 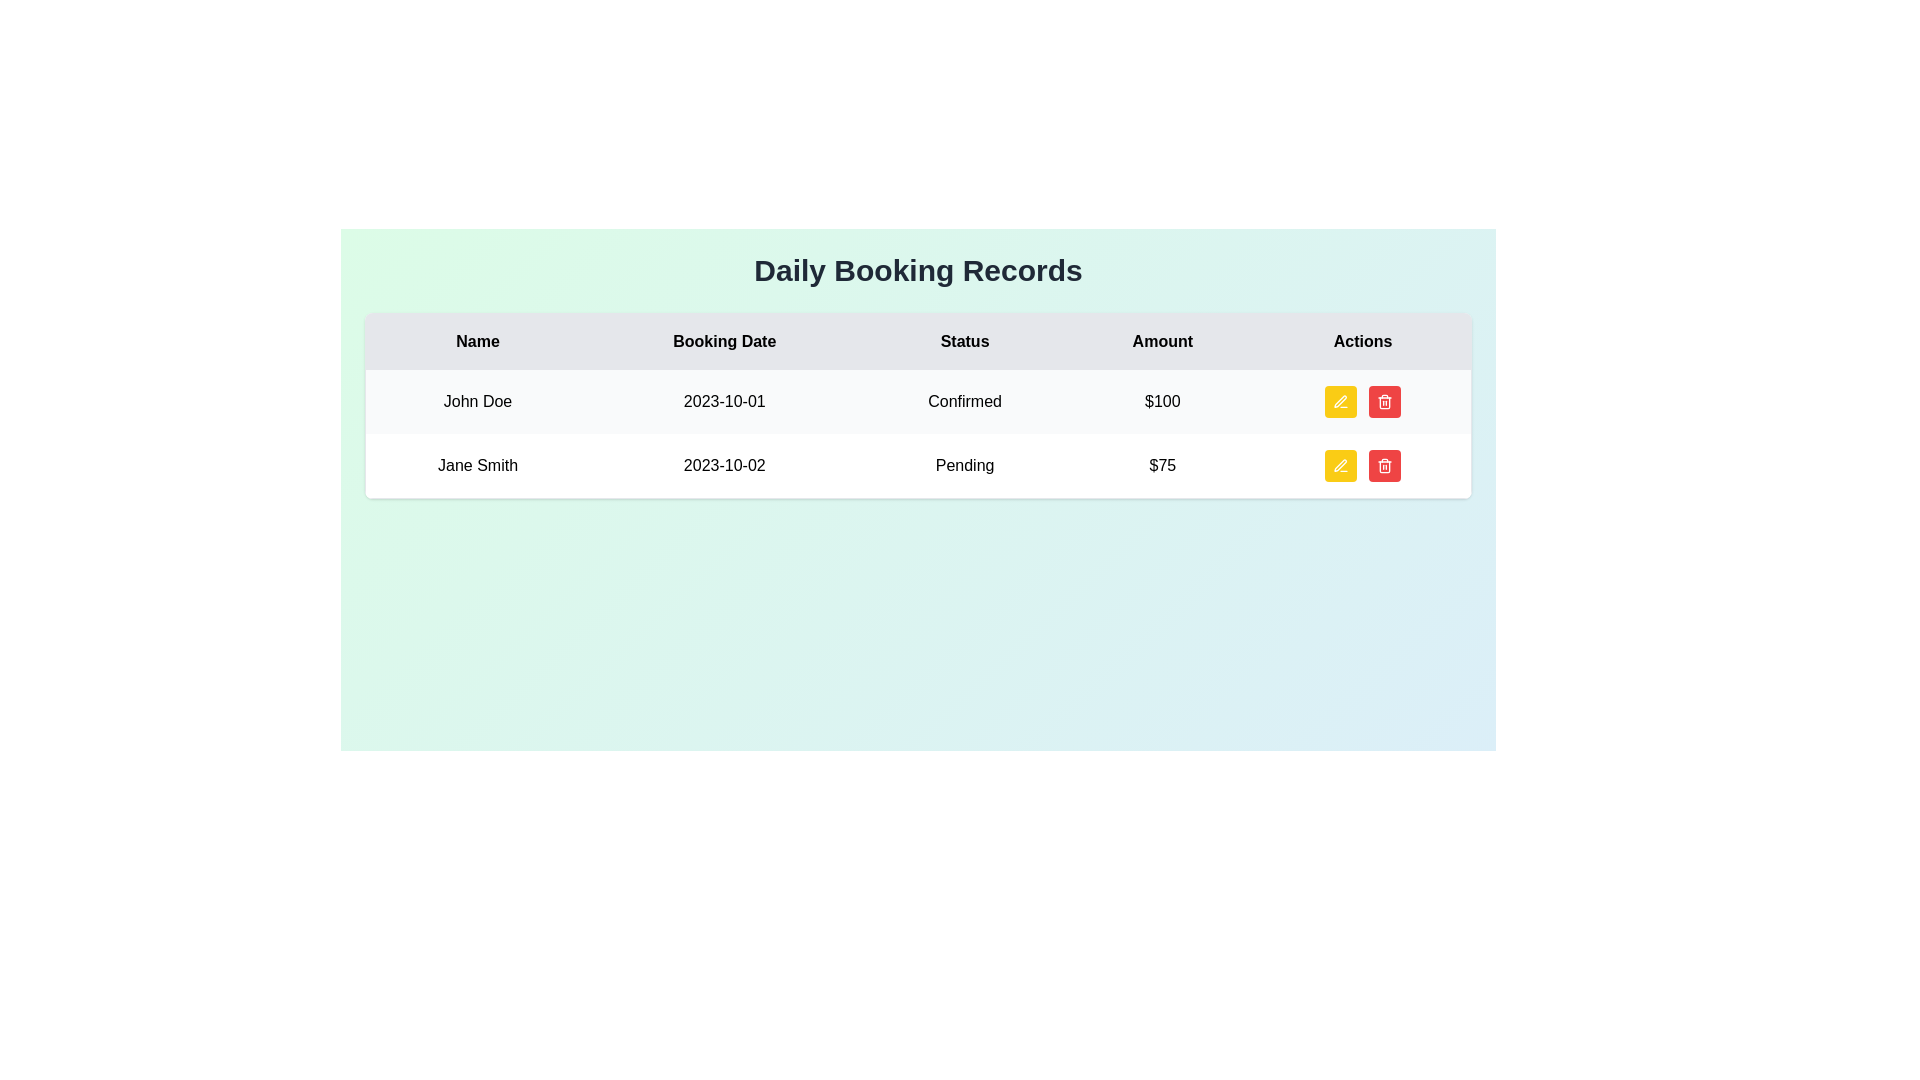 What do you see at coordinates (917, 270) in the screenshot?
I see `the Text heading that serves as a descriptive title for the content displayed below it, which is a table or list of daily booking data` at bounding box center [917, 270].